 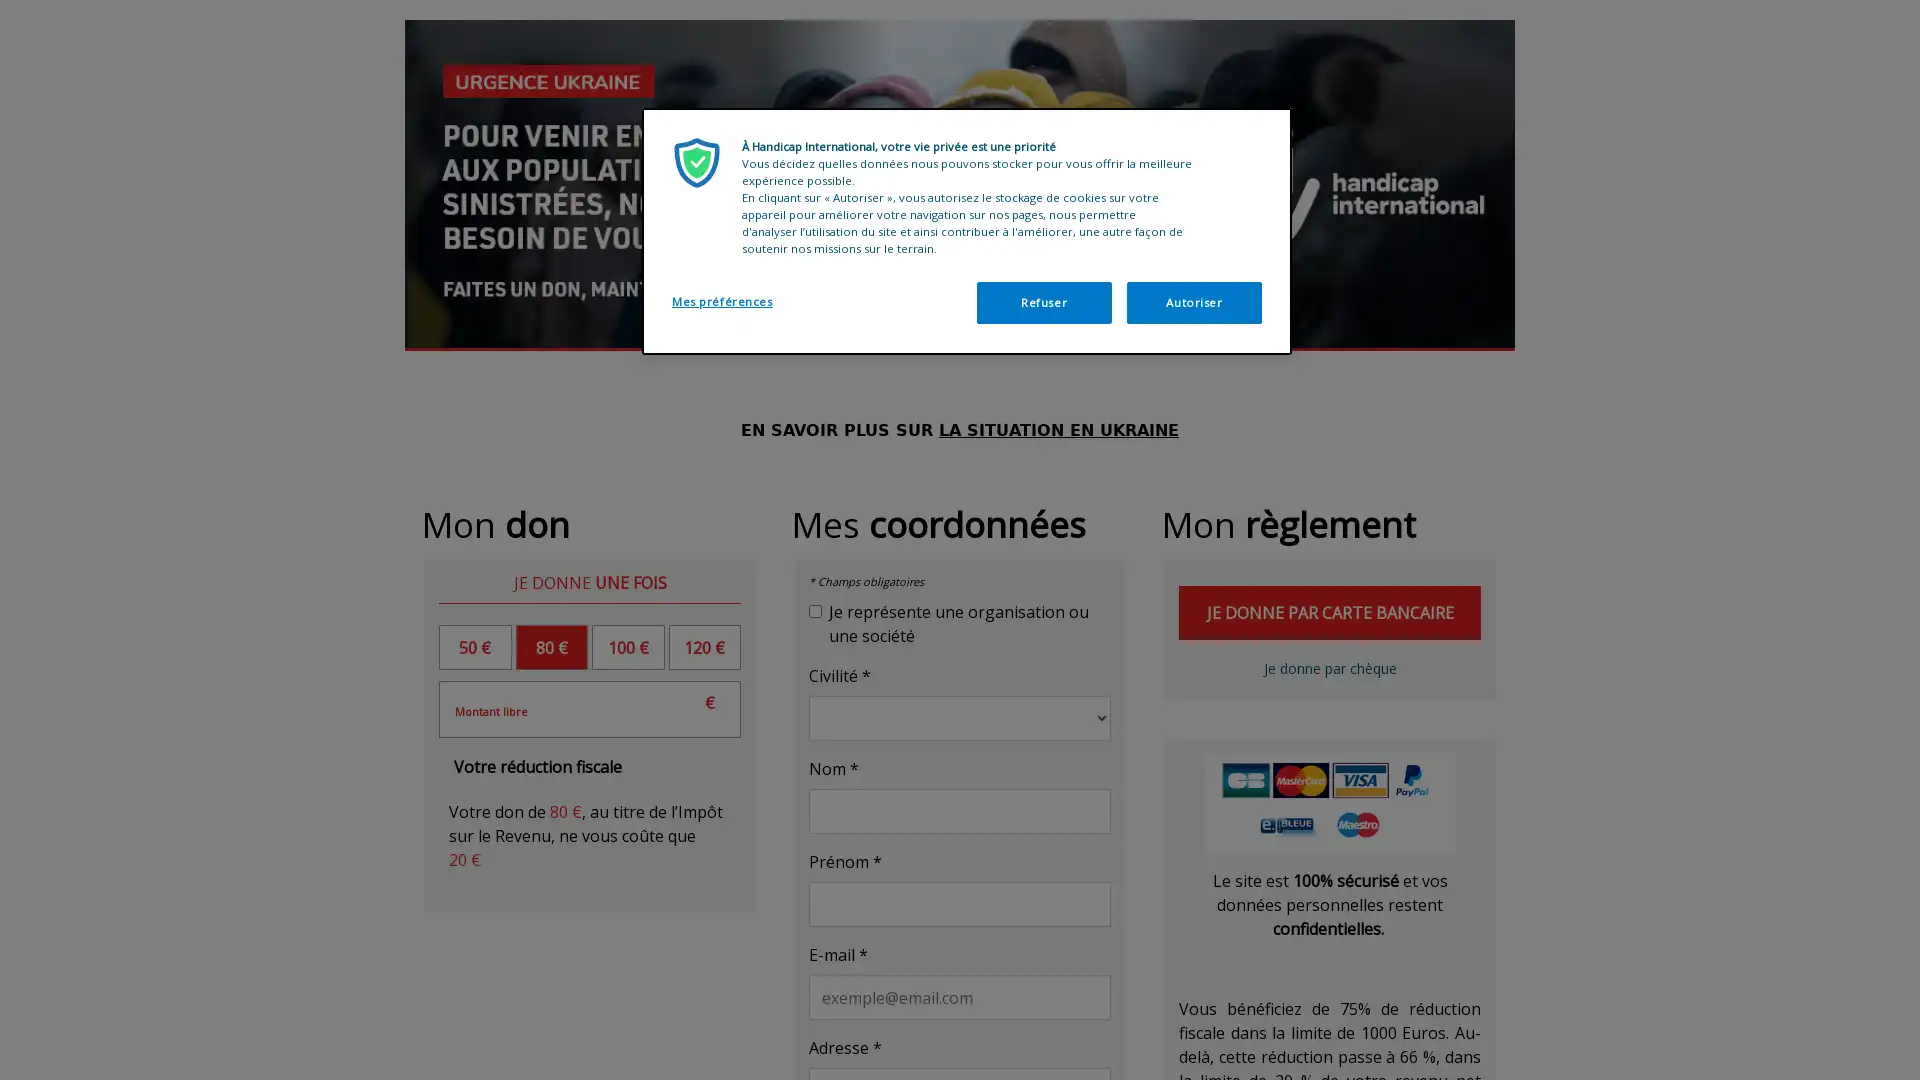 What do you see at coordinates (1194, 303) in the screenshot?
I see `Autoriser` at bounding box center [1194, 303].